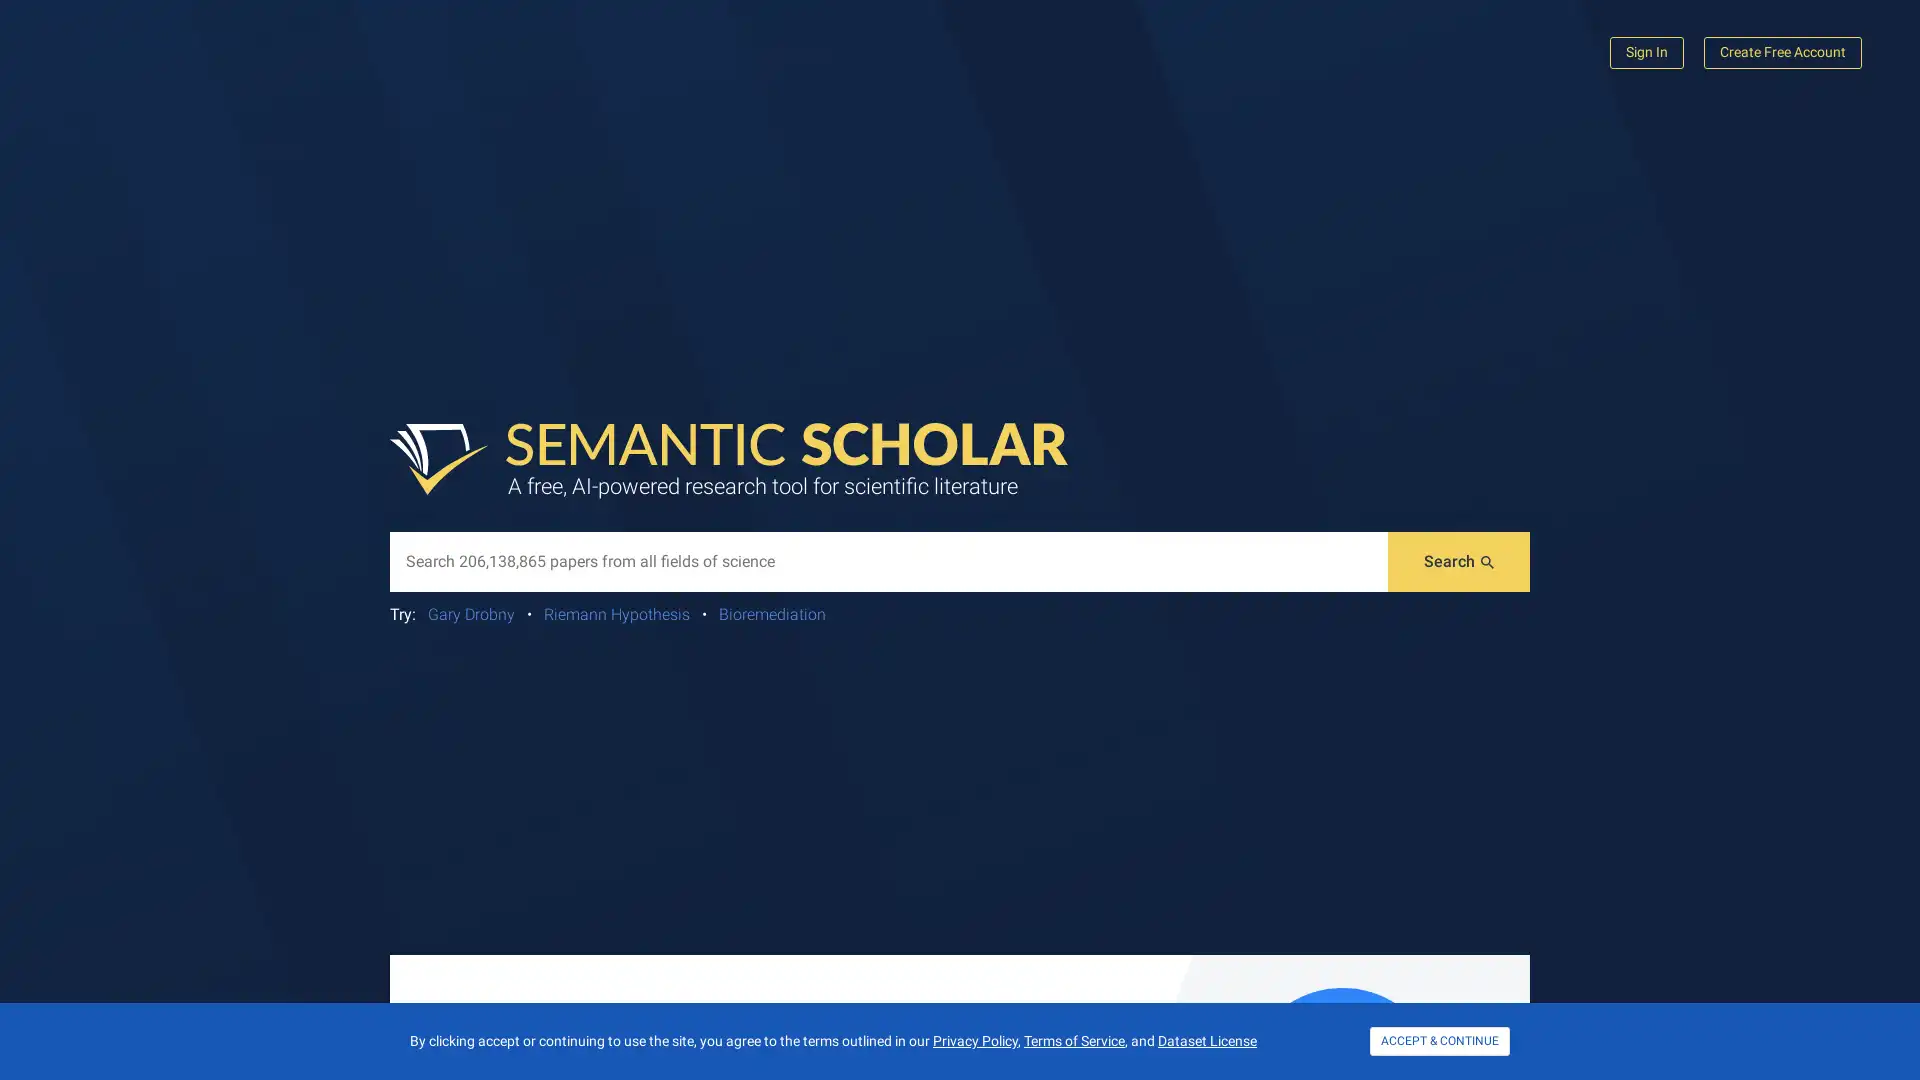 Image resolution: width=1920 pixels, height=1080 pixels. What do you see at coordinates (1646, 51) in the screenshot?
I see `Sign In` at bounding box center [1646, 51].